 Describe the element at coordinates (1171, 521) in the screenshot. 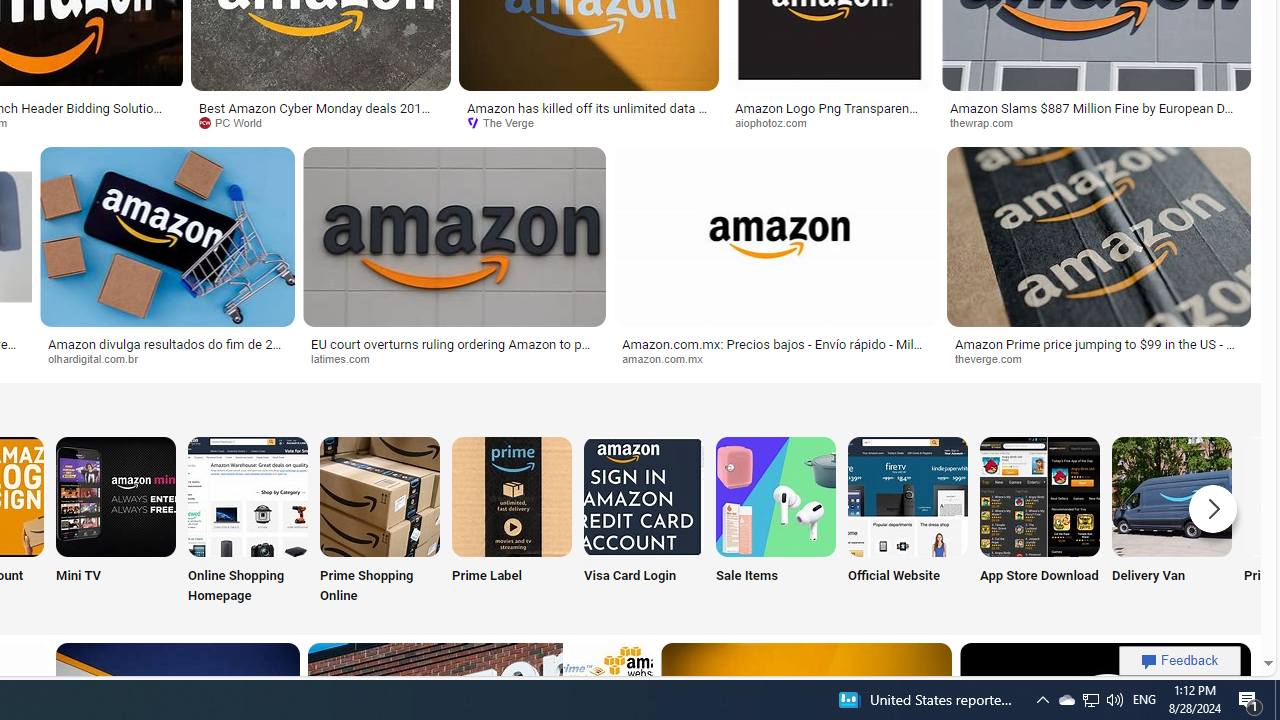

I see `'Amazon Delivery Van Delivery Van'` at that location.